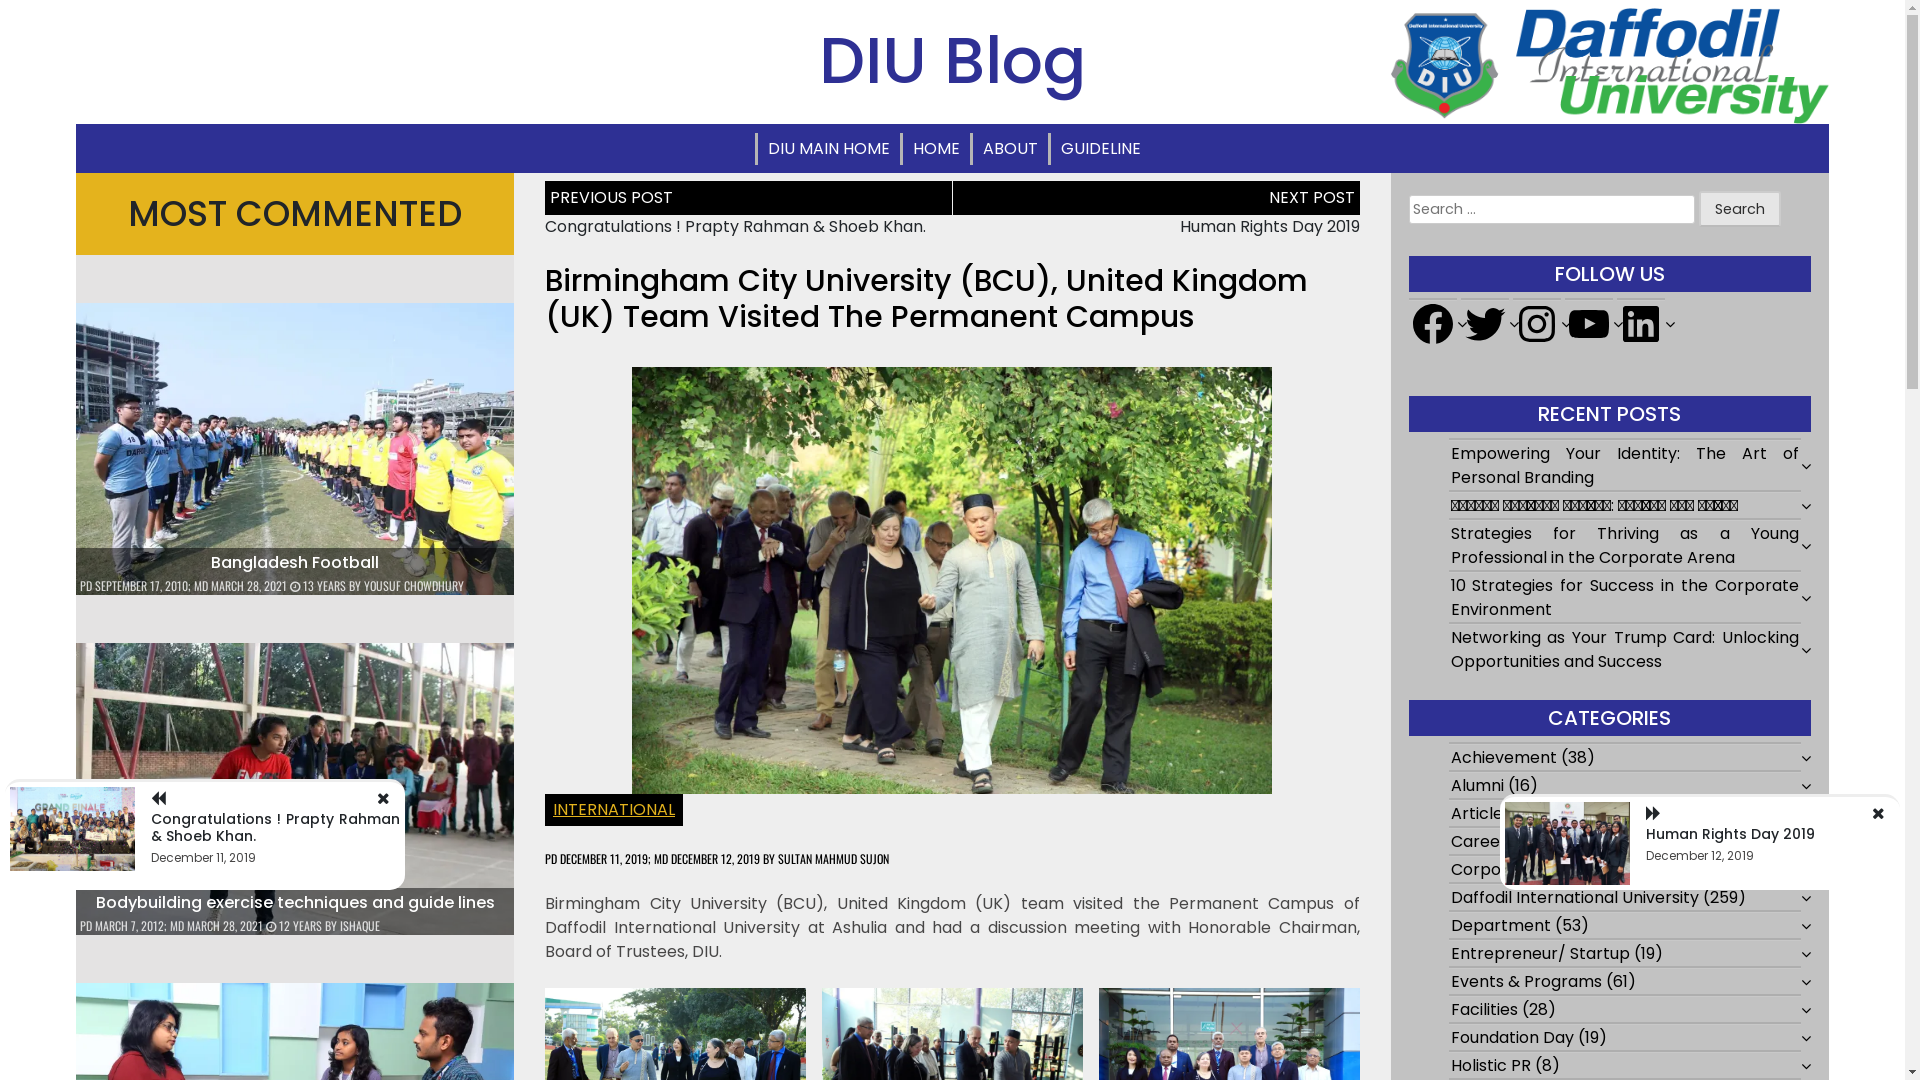 Image resolution: width=1920 pixels, height=1080 pixels. I want to click on 'Career', so click(1478, 841).